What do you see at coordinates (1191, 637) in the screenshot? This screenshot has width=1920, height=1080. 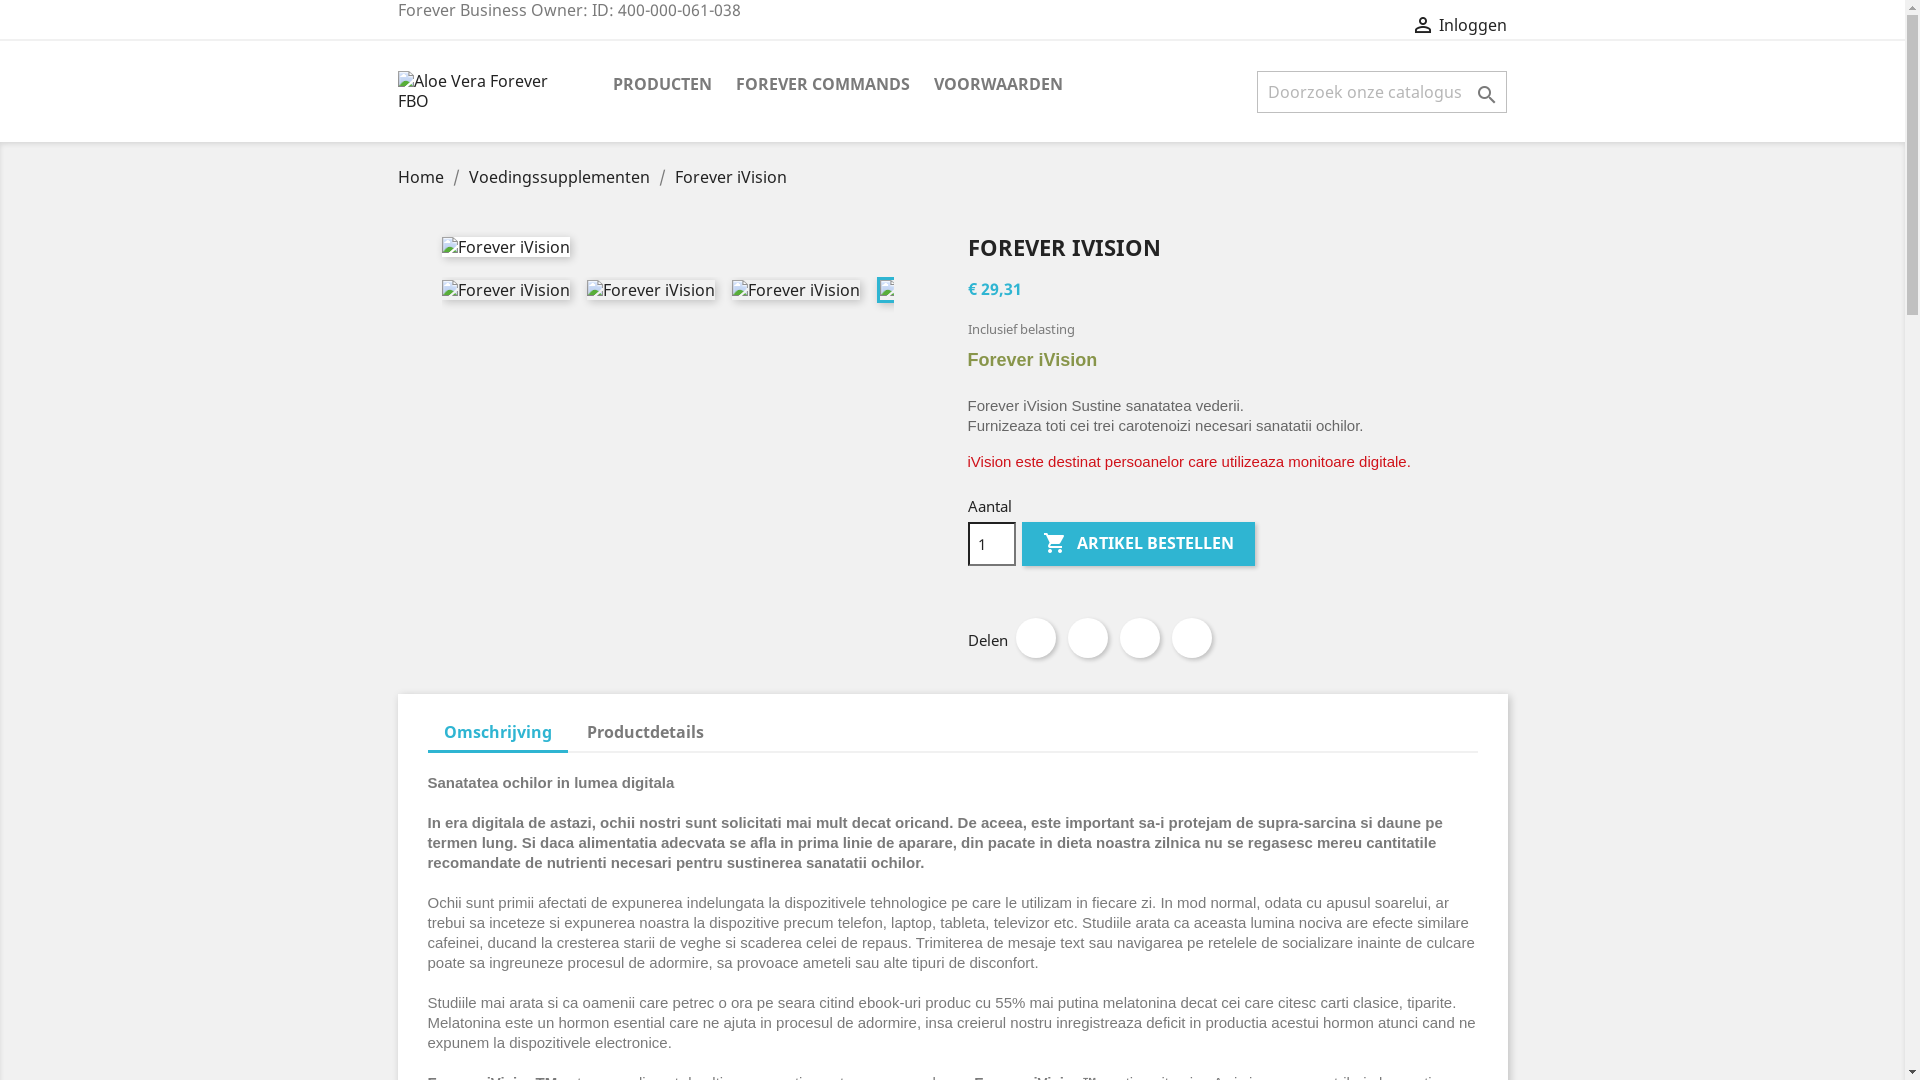 I see `'Pinterest'` at bounding box center [1191, 637].